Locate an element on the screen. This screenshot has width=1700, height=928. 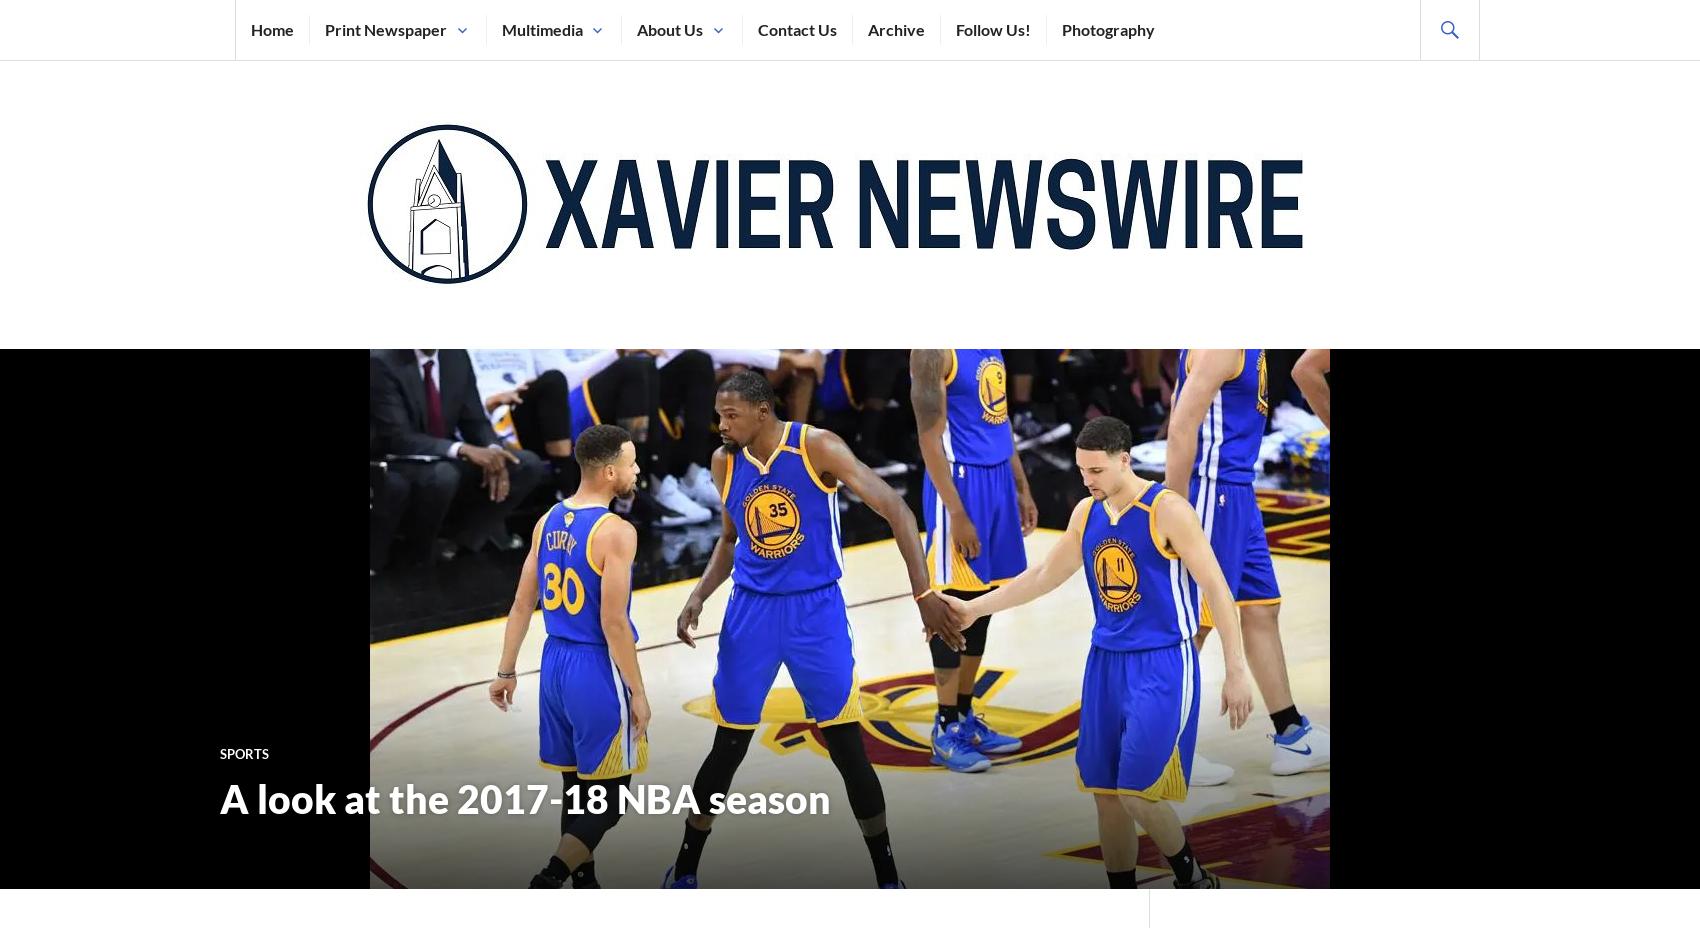
'Sports' is located at coordinates (244, 751).